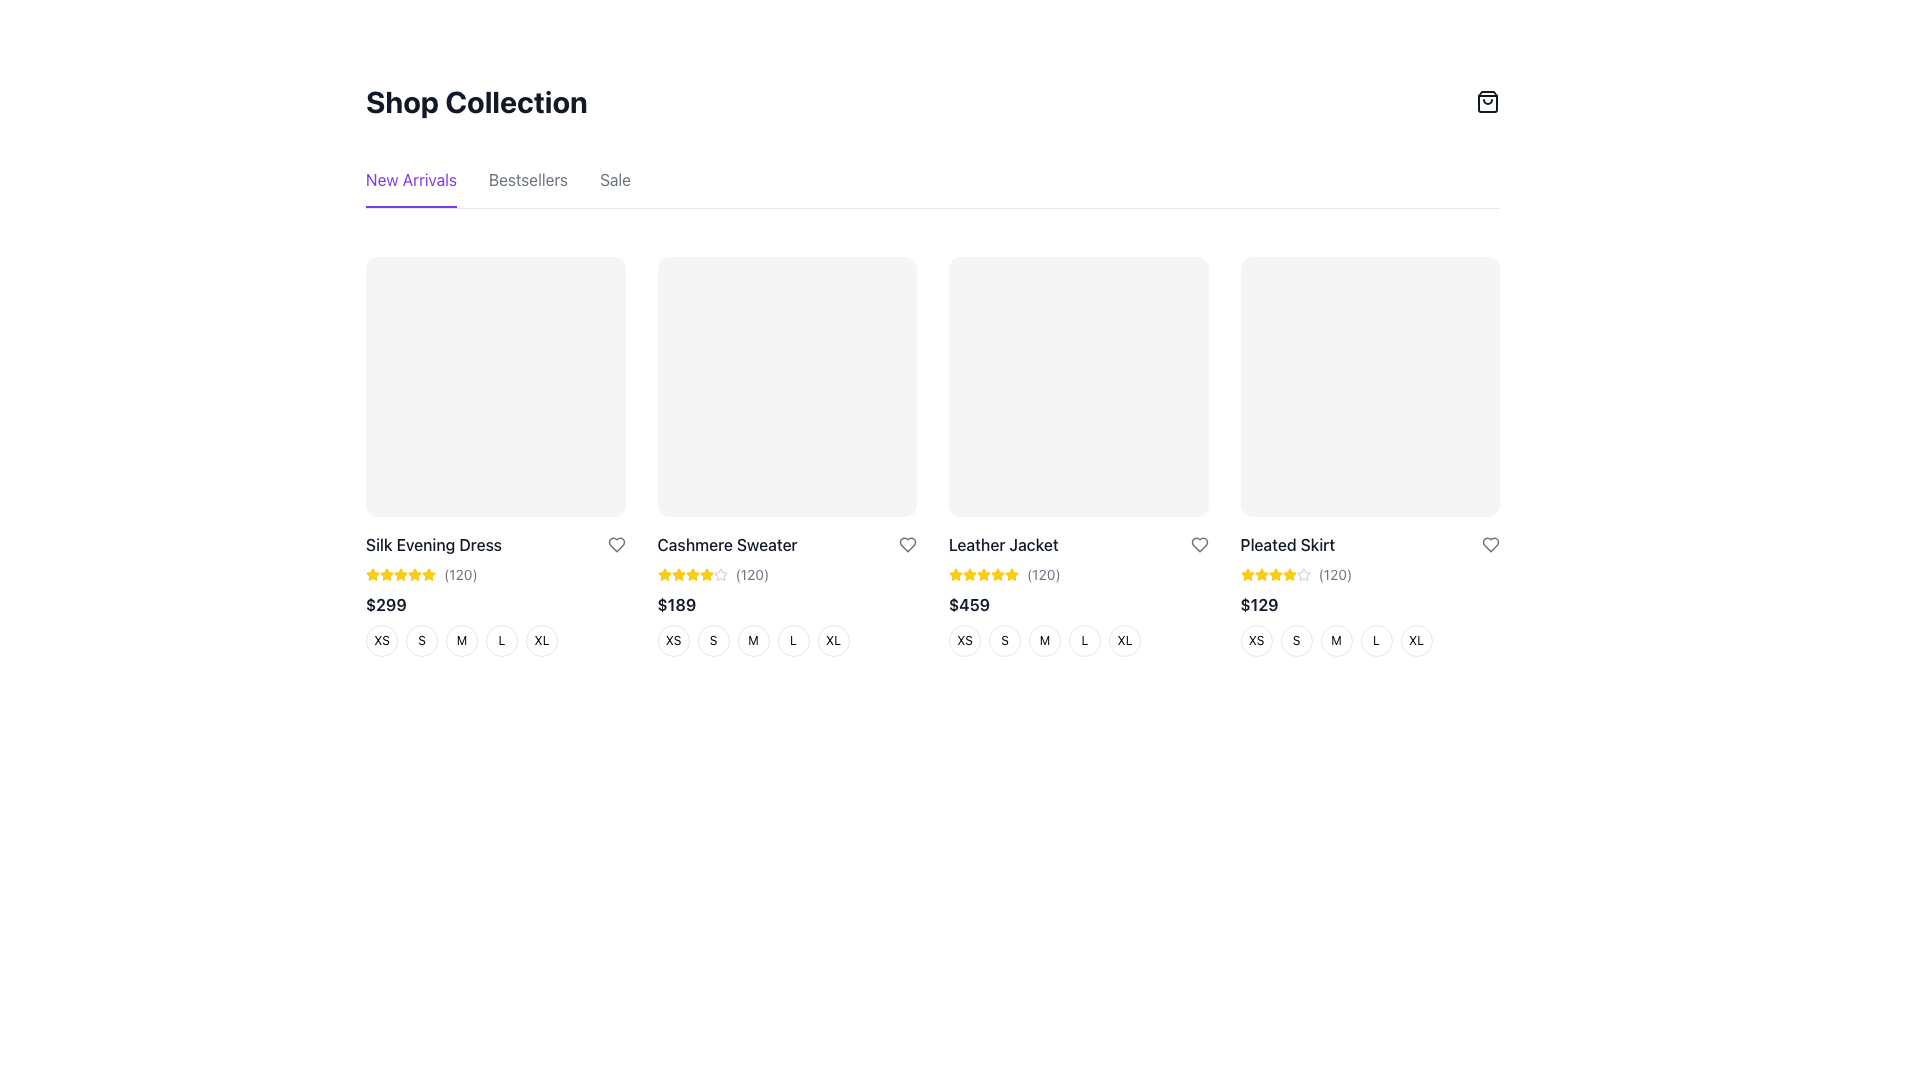 Image resolution: width=1920 pixels, height=1080 pixels. What do you see at coordinates (692, 574) in the screenshot?
I see `the first SVG-based star icon in the rating system for the 'Cashmere Sweater' product card` at bounding box center [692, 574].